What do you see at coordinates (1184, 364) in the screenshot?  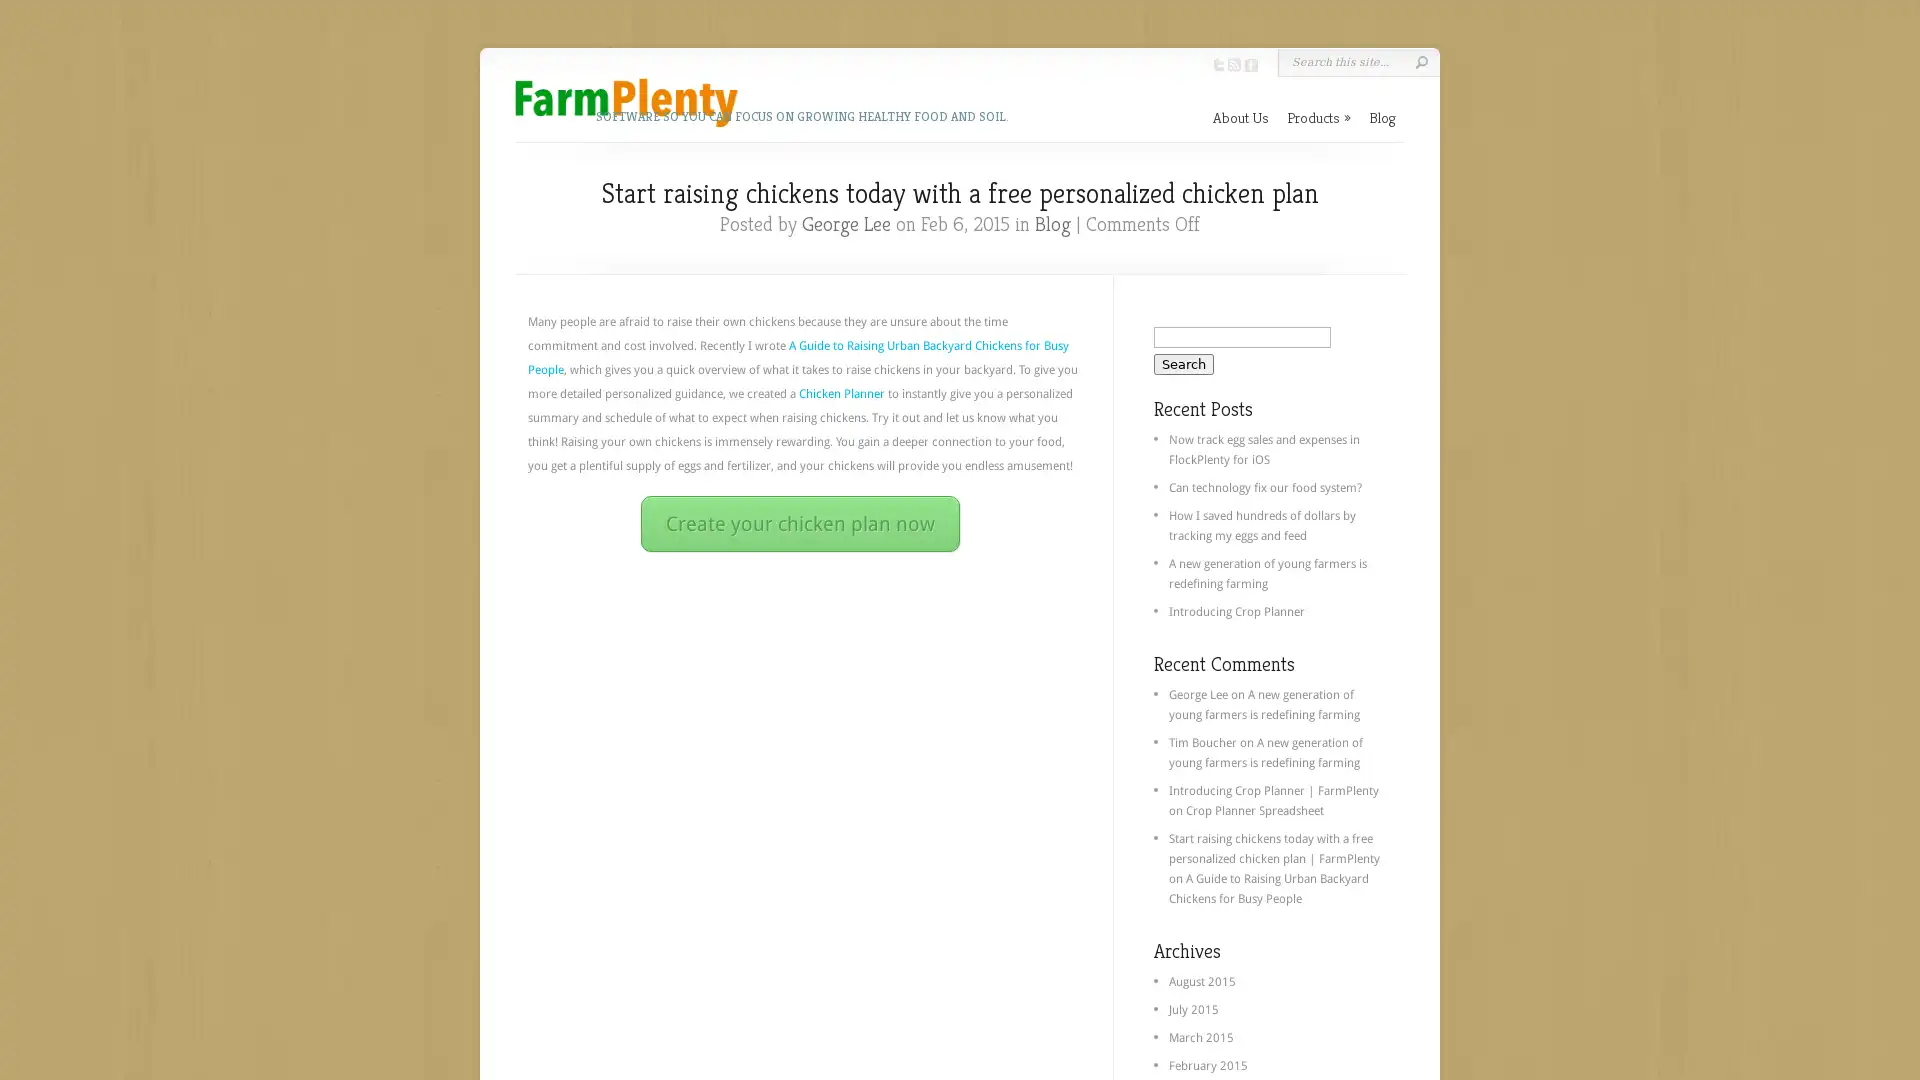 I see `Search` at bounding box center [1184, 364].